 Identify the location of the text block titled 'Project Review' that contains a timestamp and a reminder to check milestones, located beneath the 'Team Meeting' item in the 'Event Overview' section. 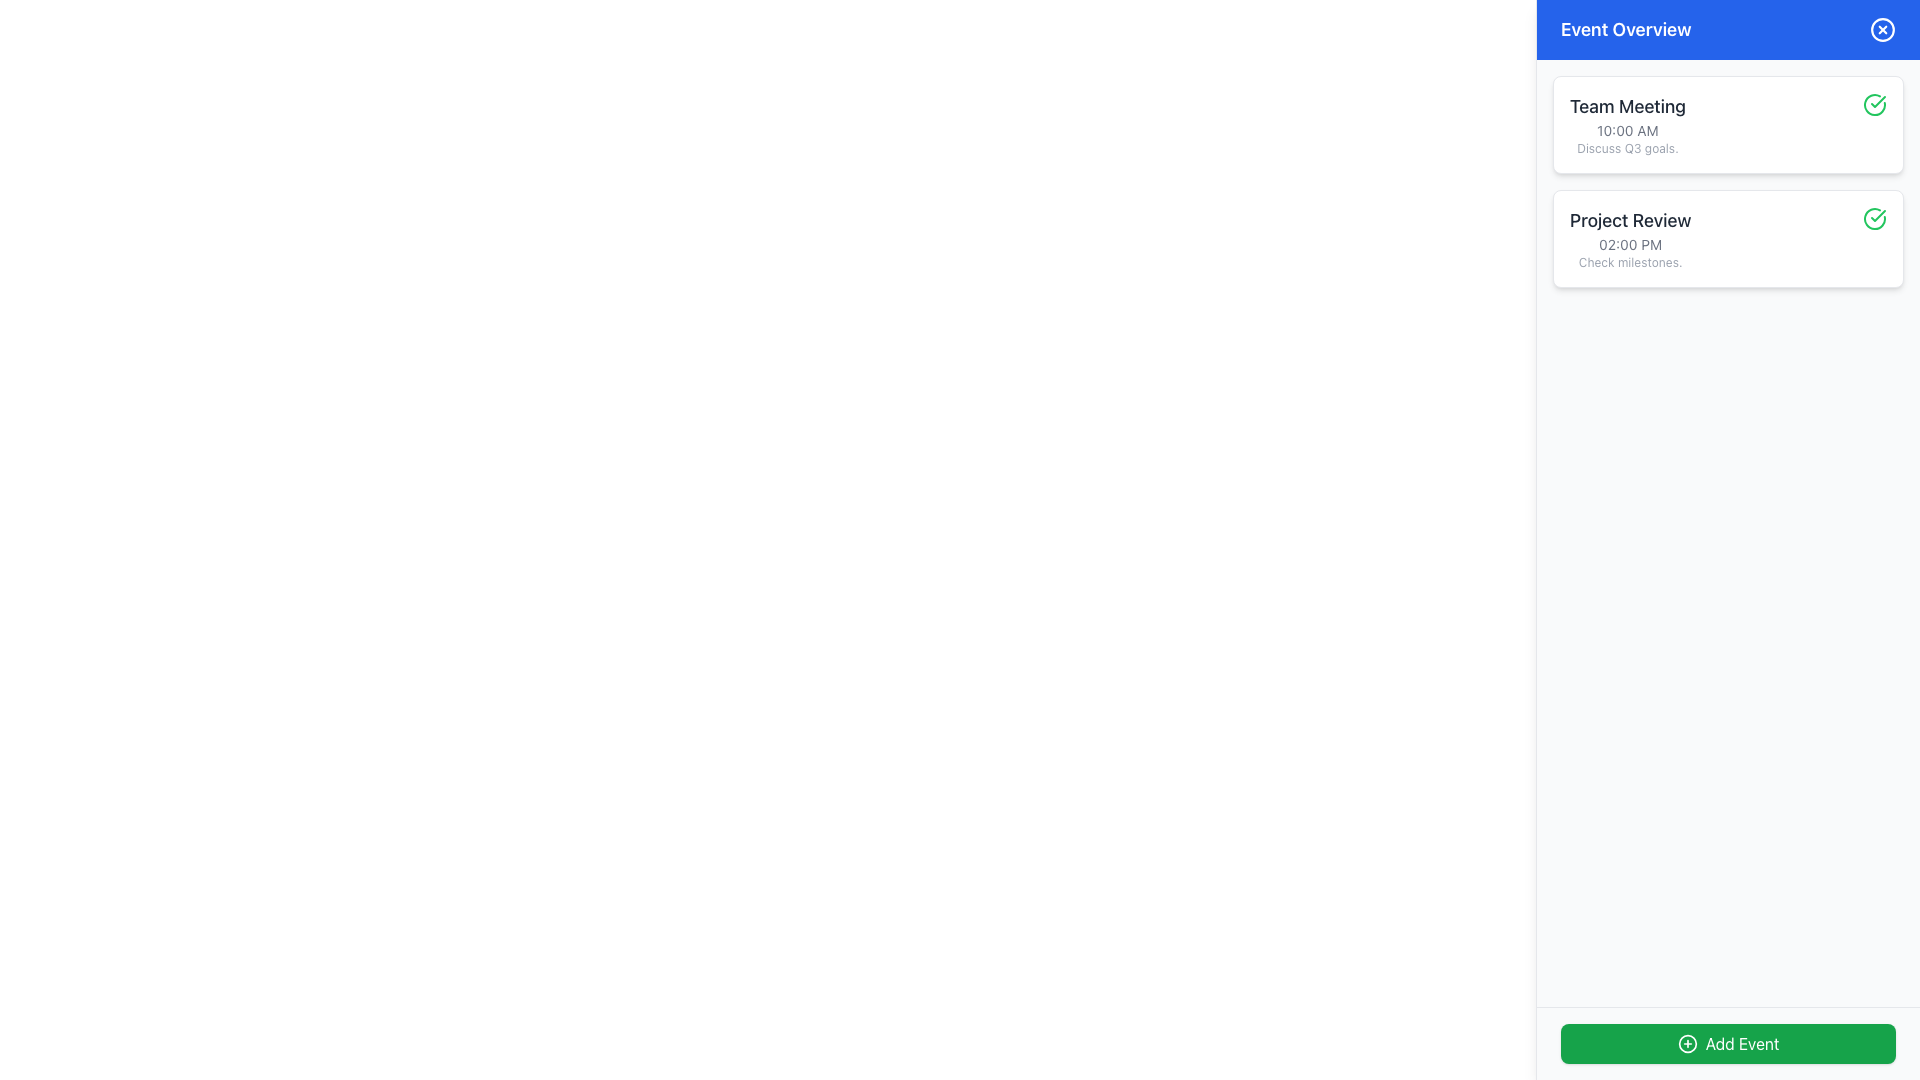
(1630, 238).